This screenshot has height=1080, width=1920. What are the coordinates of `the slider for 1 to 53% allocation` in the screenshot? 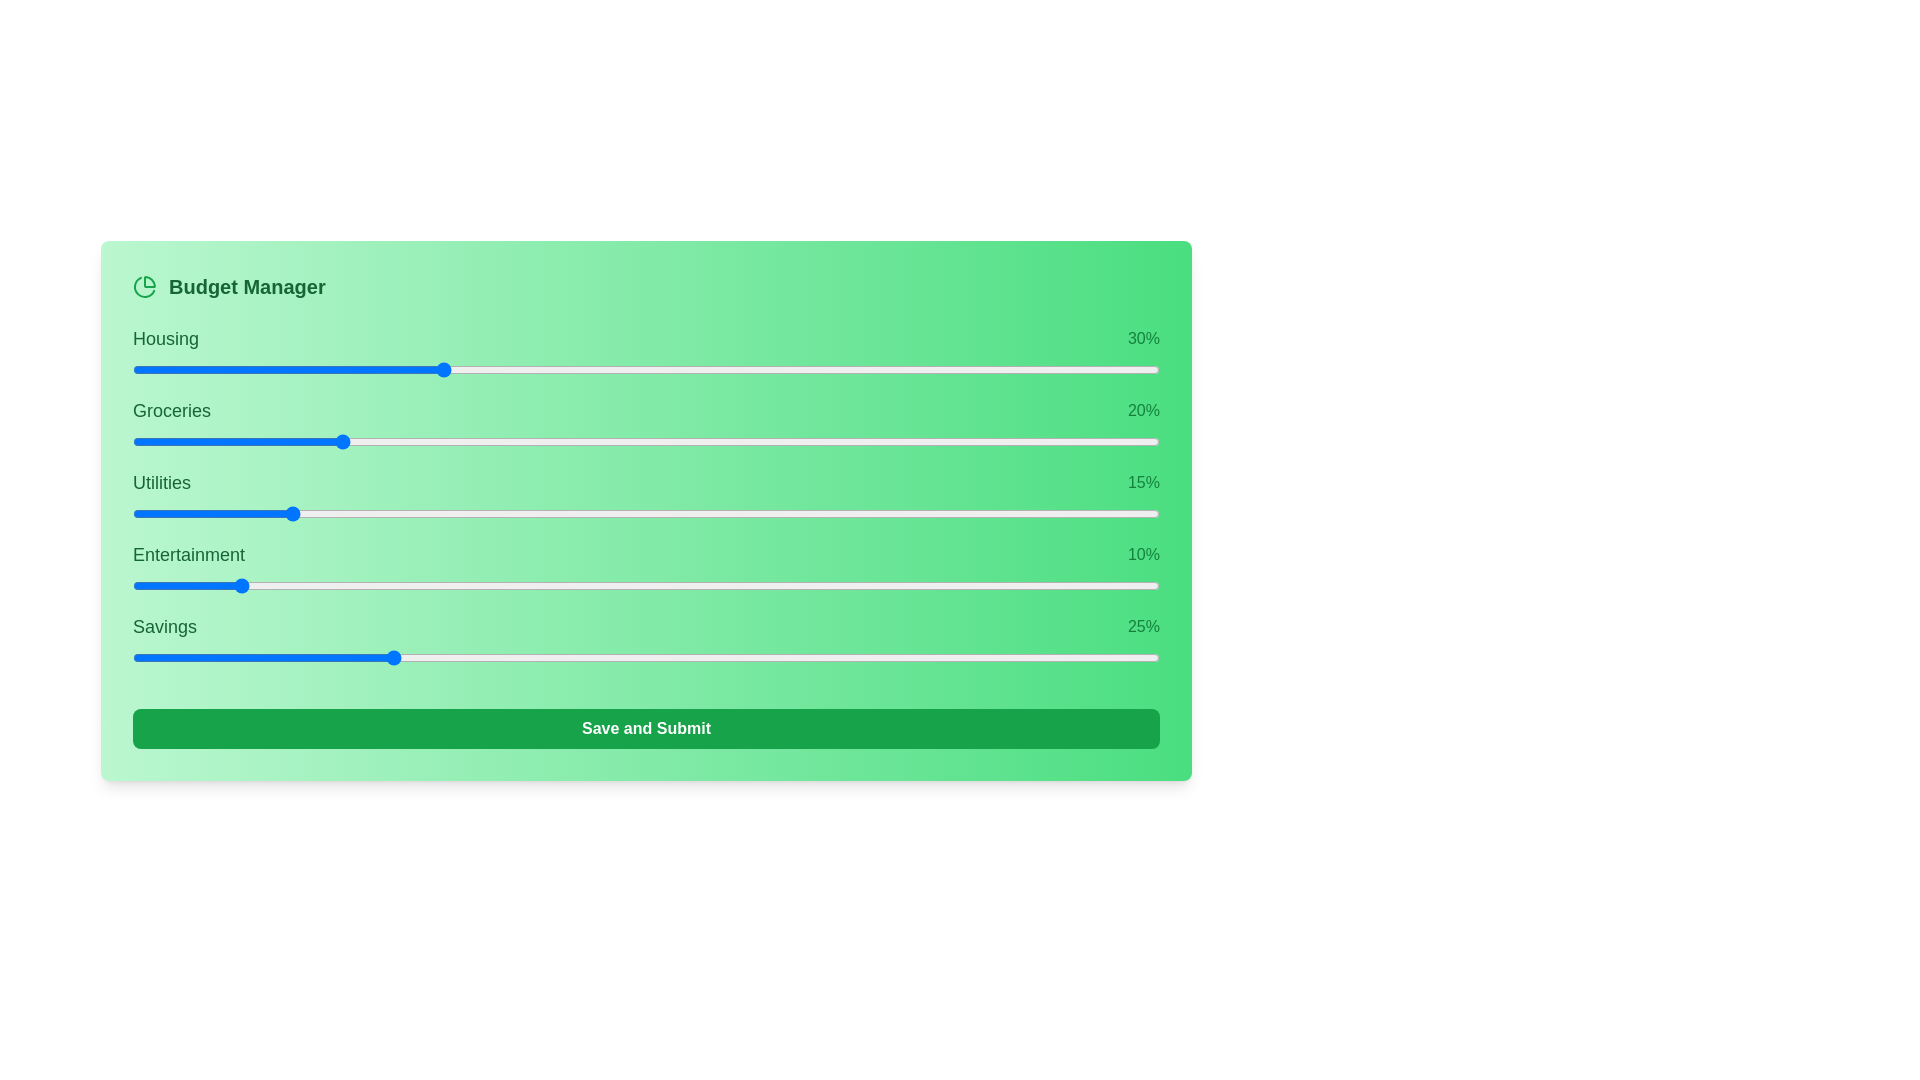 It's located at (917, 441).